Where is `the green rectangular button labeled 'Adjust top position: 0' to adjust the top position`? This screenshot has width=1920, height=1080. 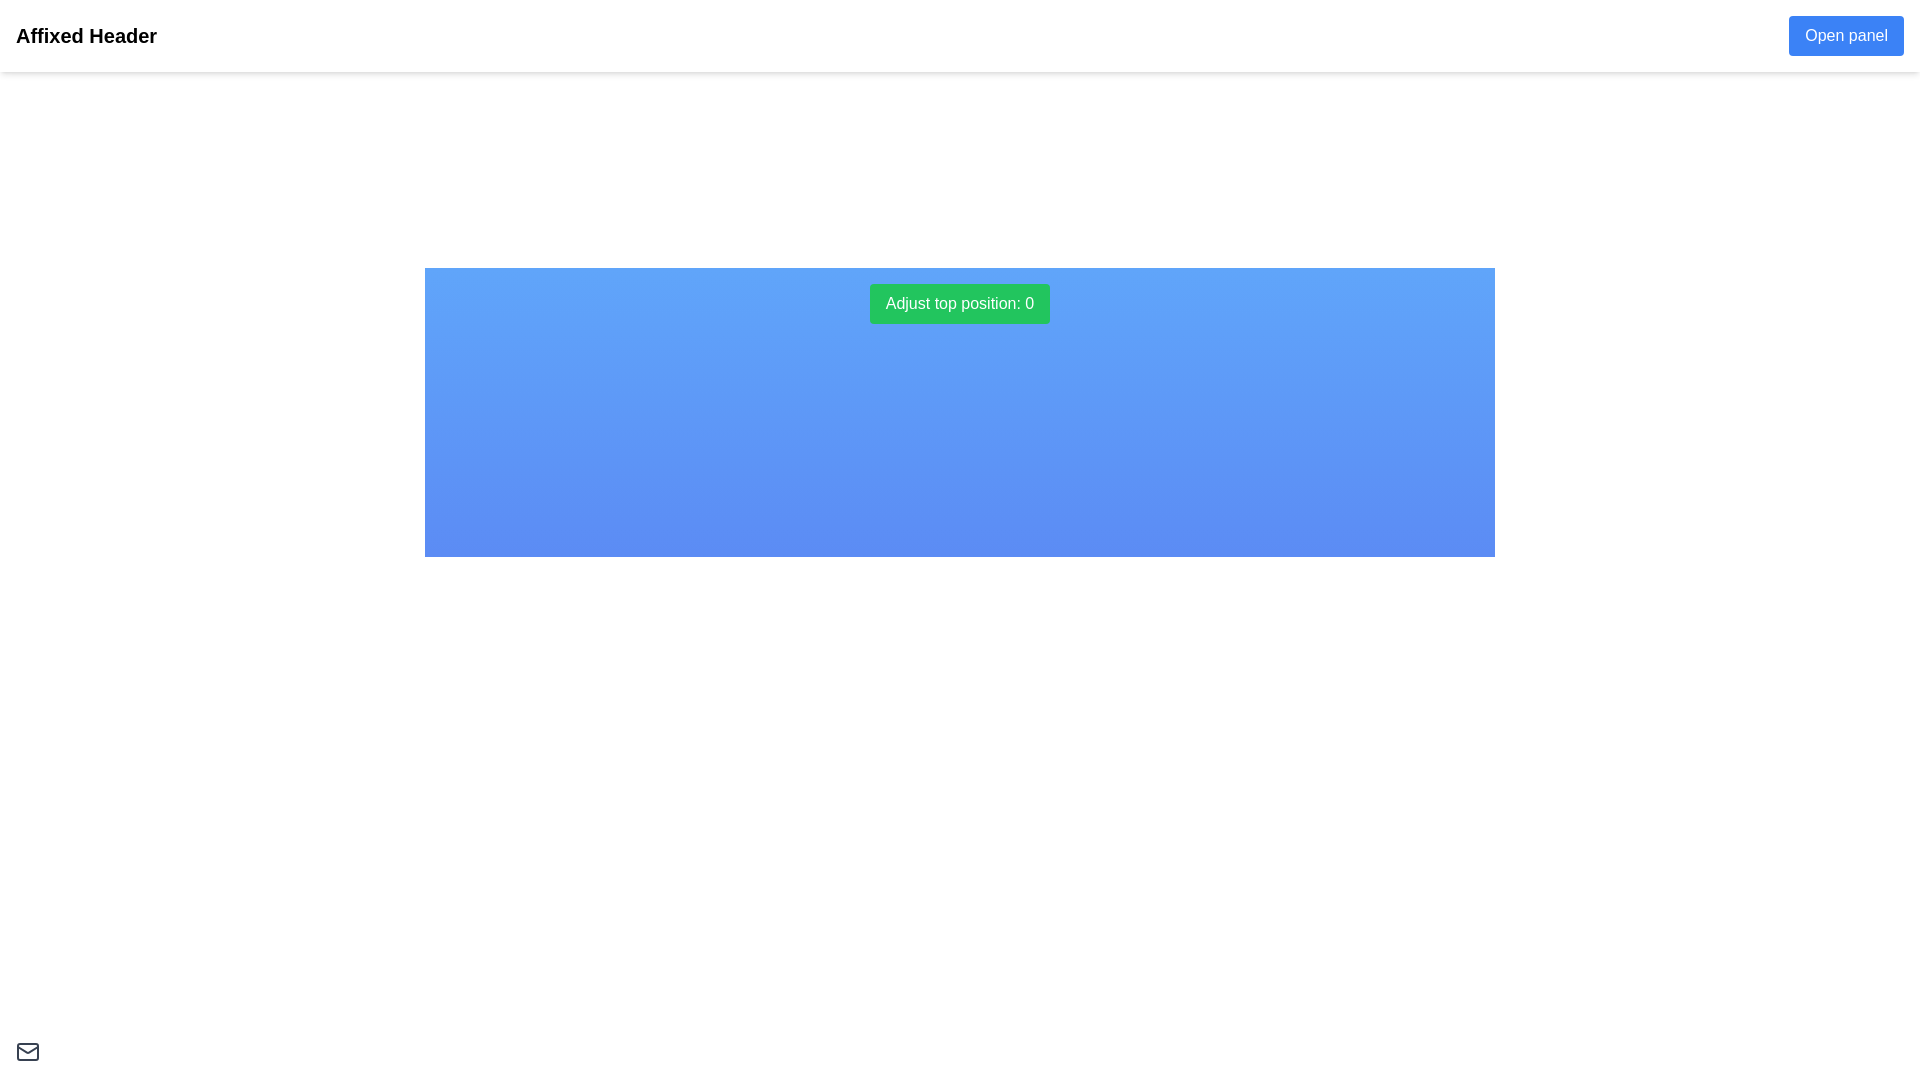
the green rectangular button labeled 'Adjust top position: 0' to adjust the top position is located at coordinates (960, 304).